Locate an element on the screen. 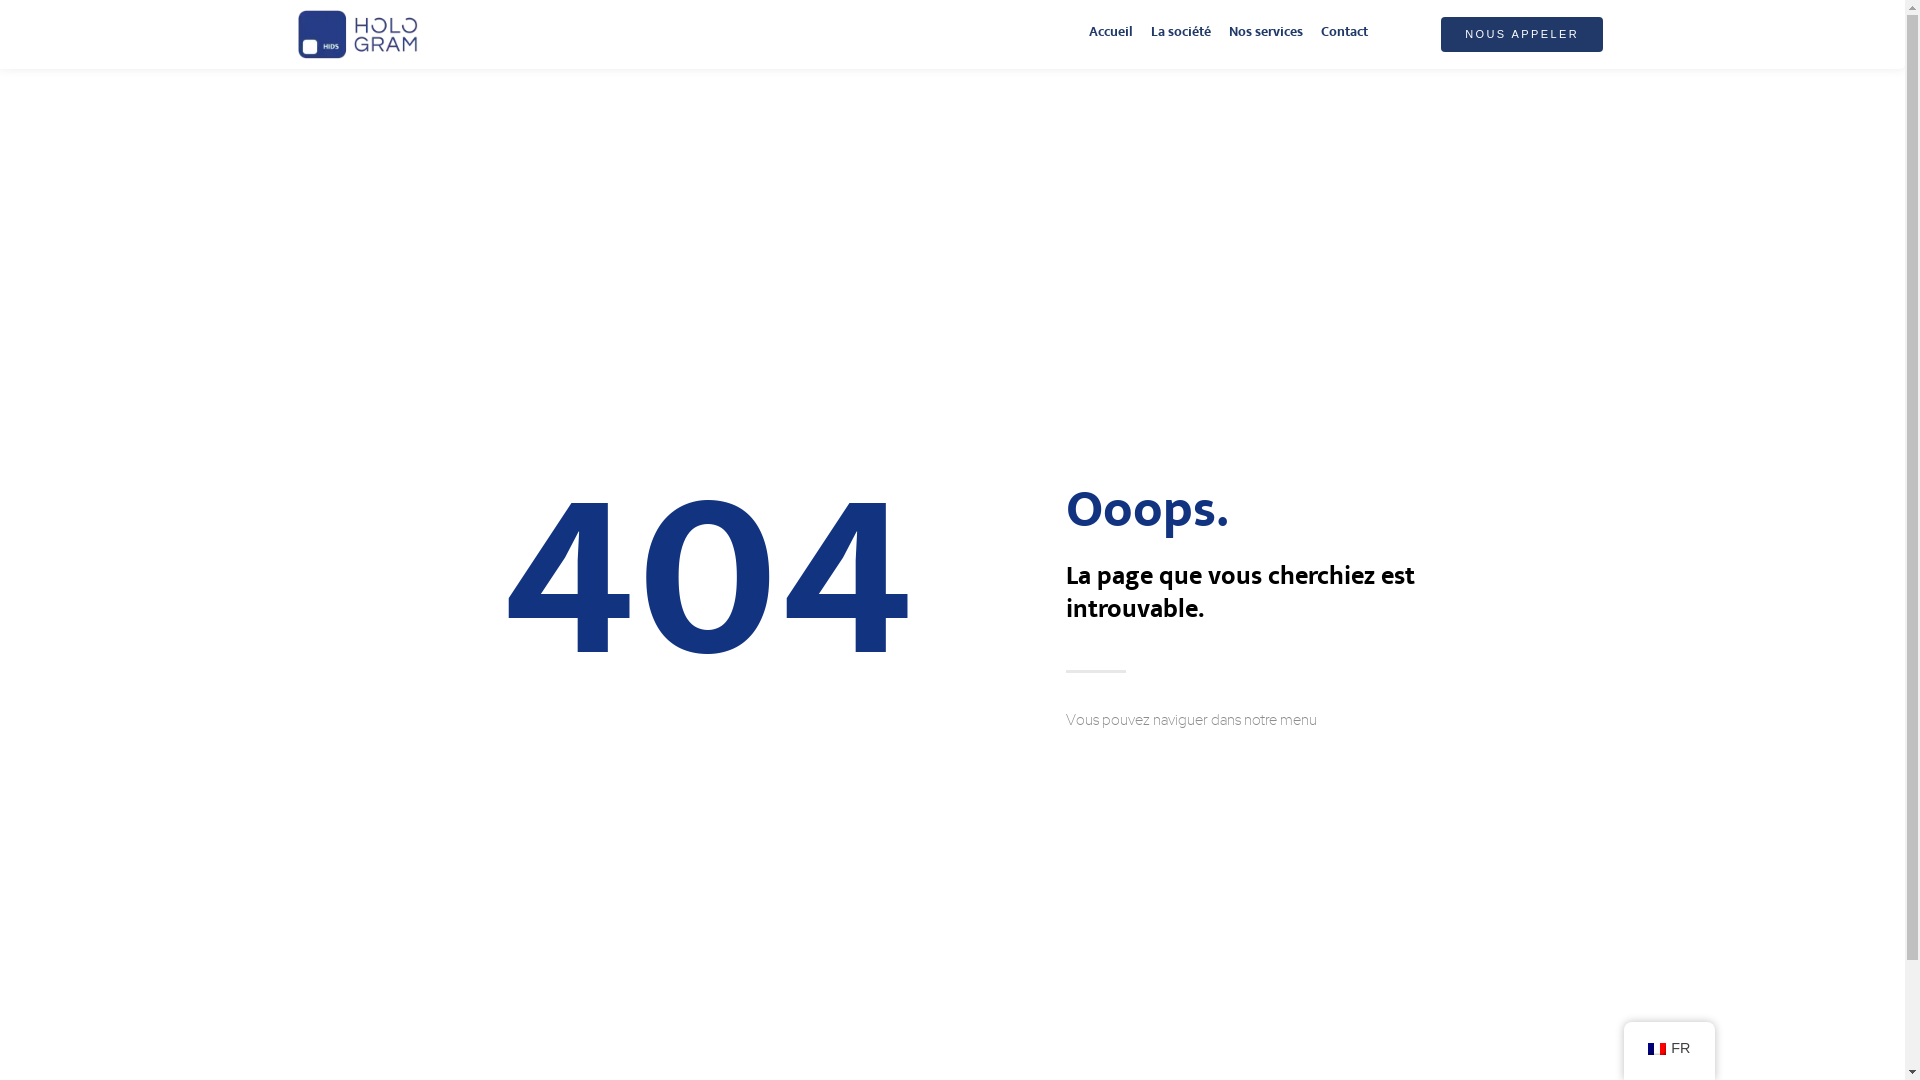 This screenshot has width=1920, height=1080. 'NOUS APPELER' is located at coordinates (1440, 34).